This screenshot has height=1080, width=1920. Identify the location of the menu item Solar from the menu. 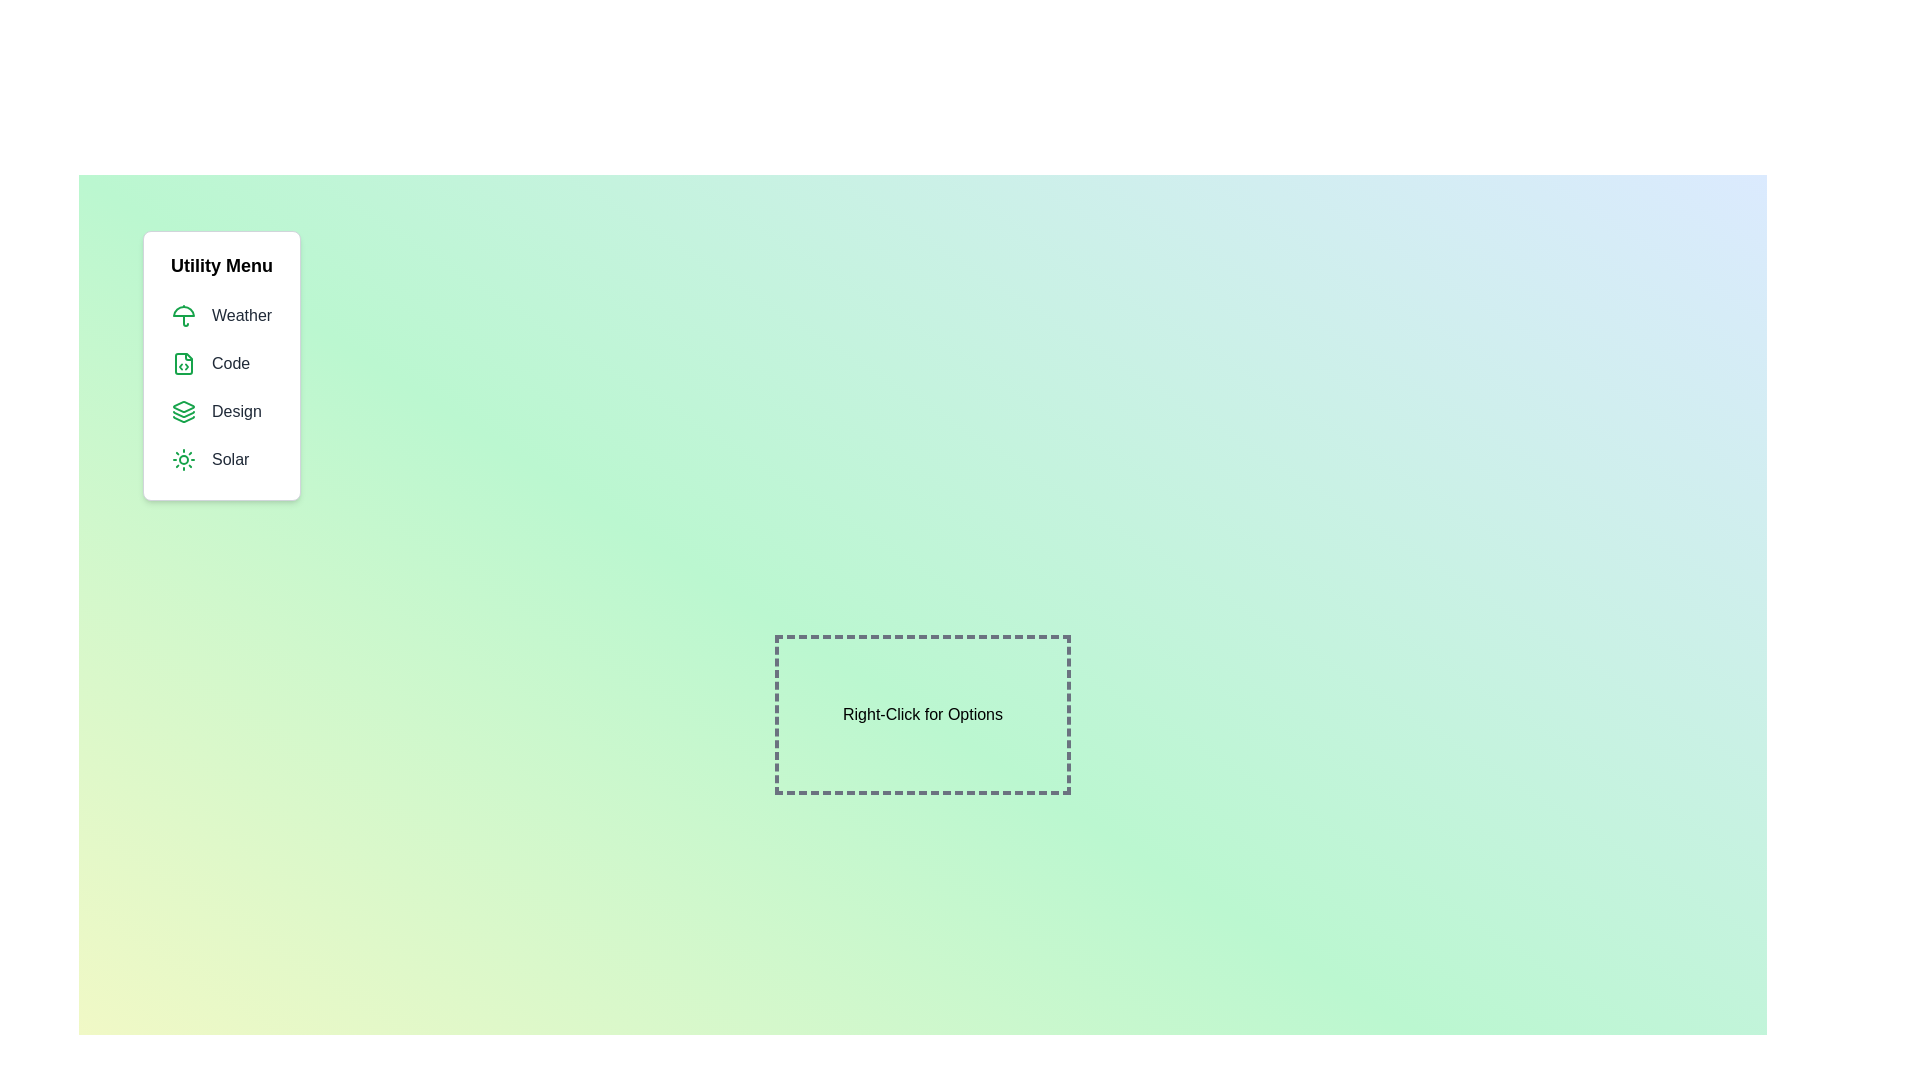
(221, 459).